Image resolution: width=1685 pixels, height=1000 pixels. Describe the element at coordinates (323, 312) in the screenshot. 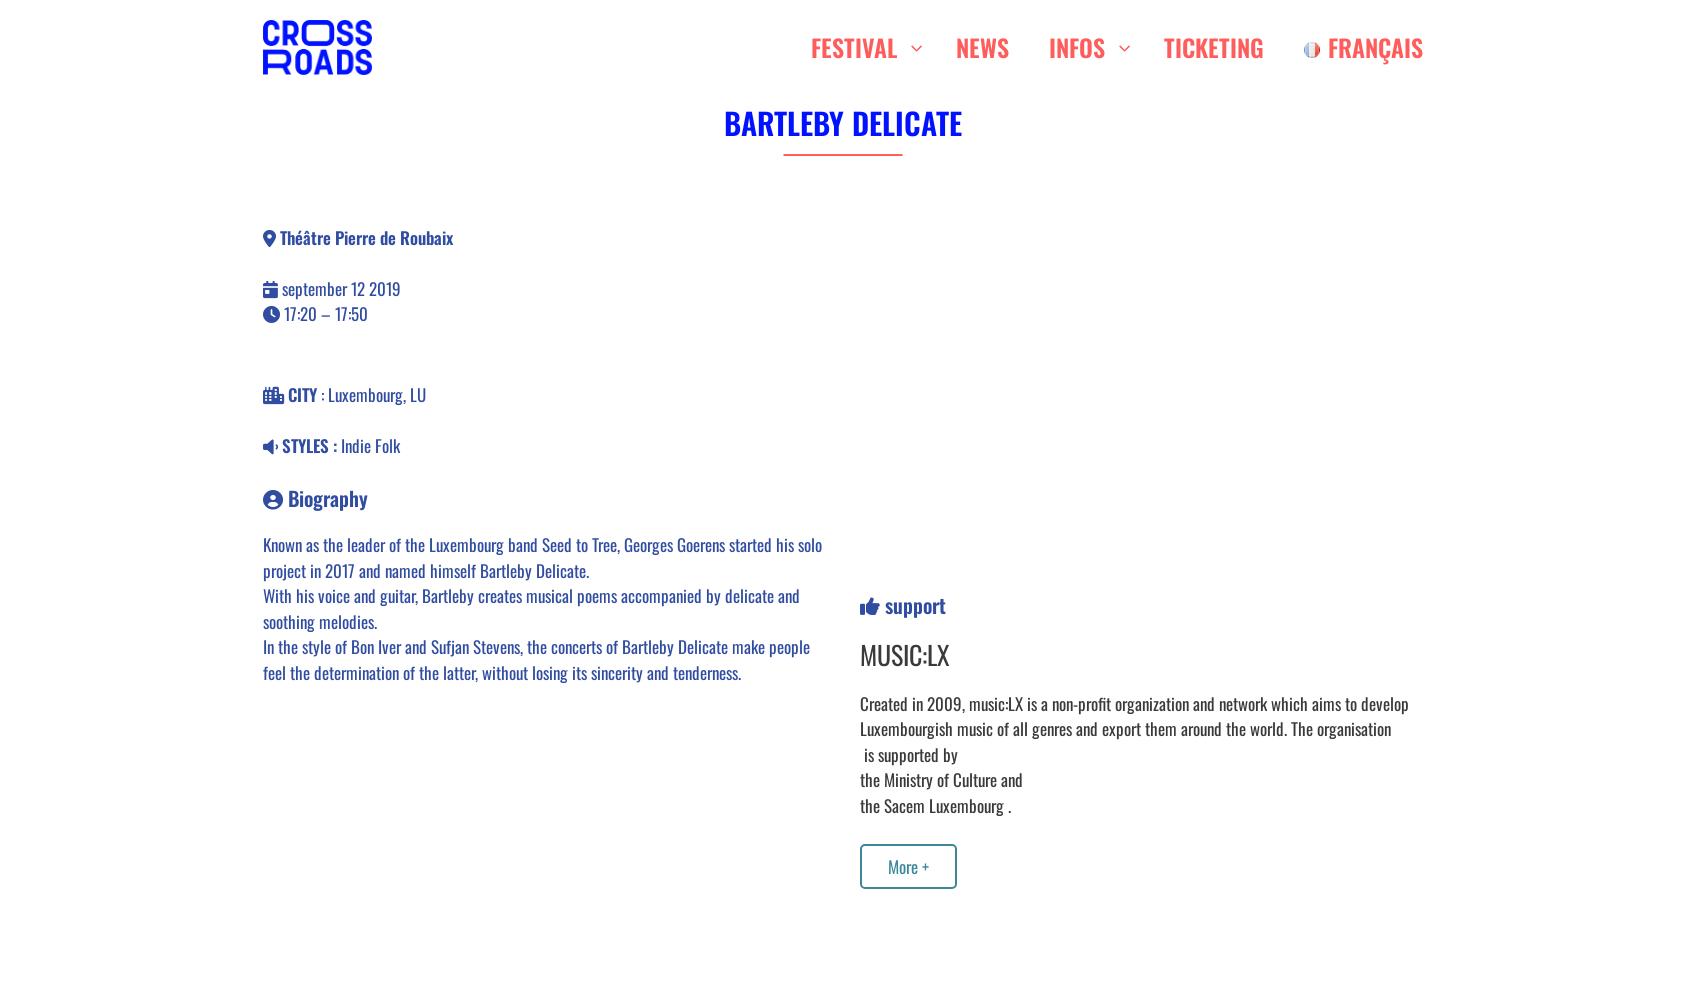

I see `'17:20 – 17:50'` at that location.